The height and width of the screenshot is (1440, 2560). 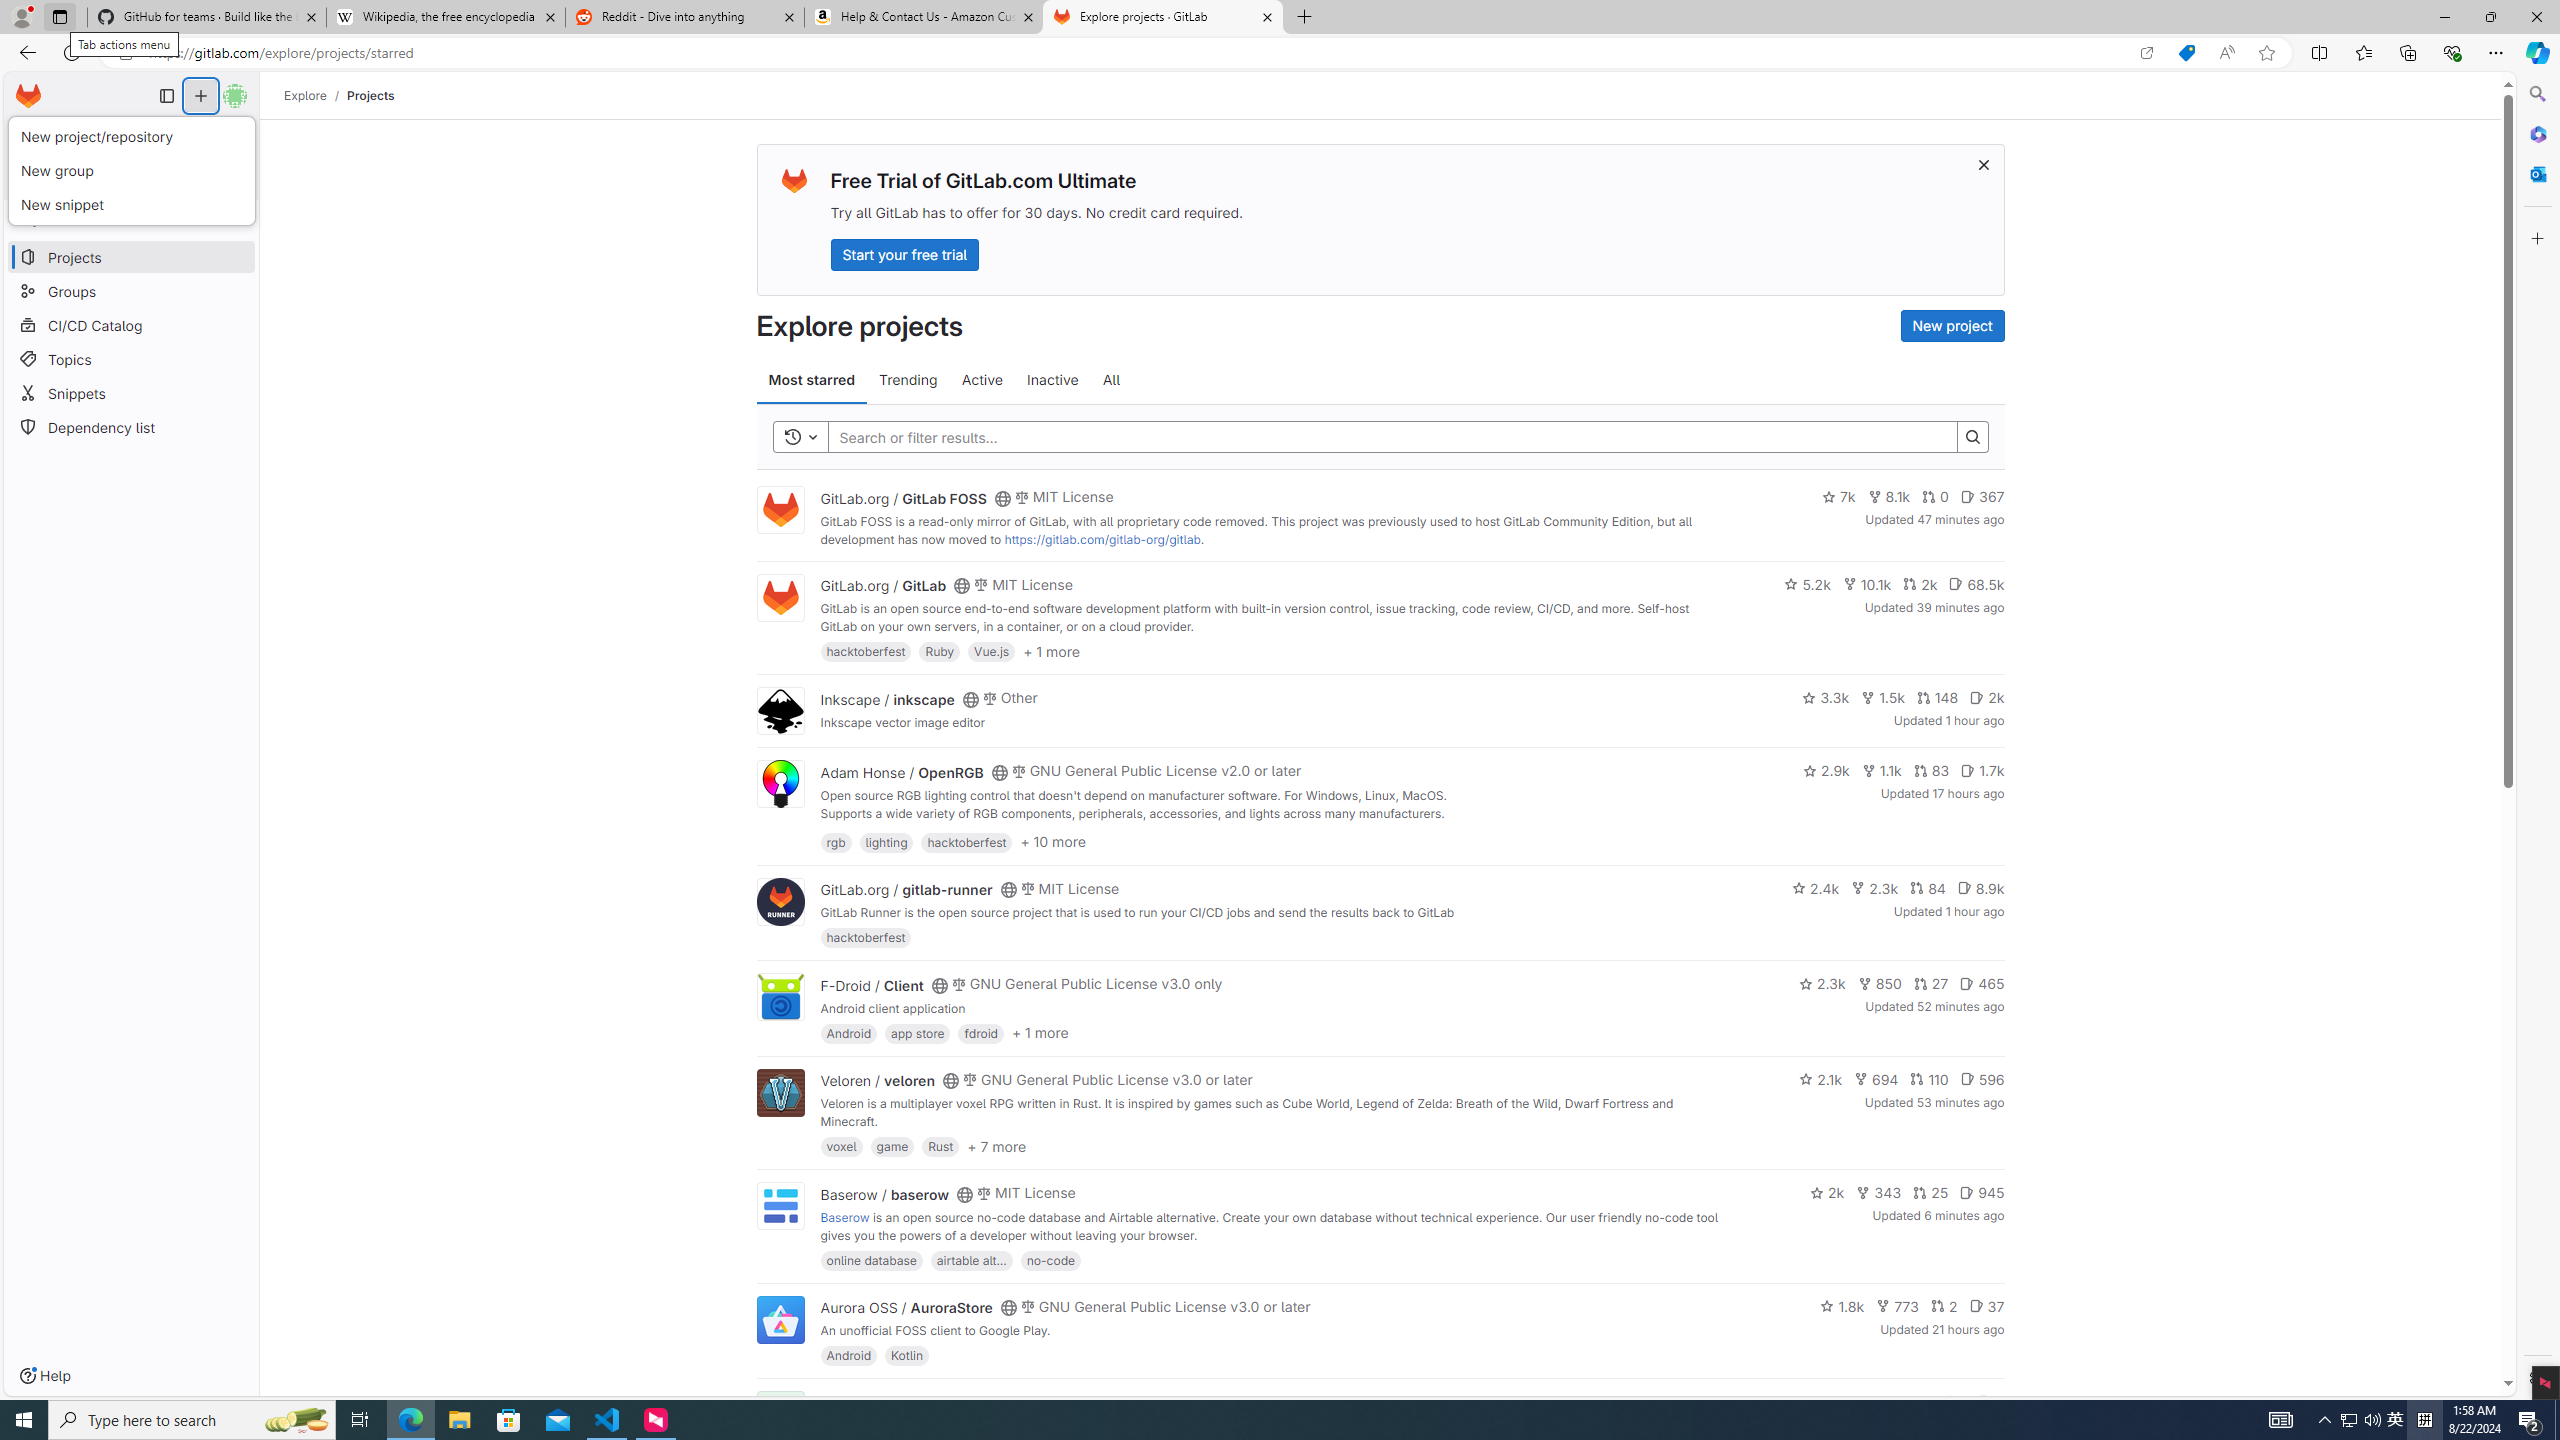 I want to click on 'F-Droid / Client', so click(x=871, y=984).